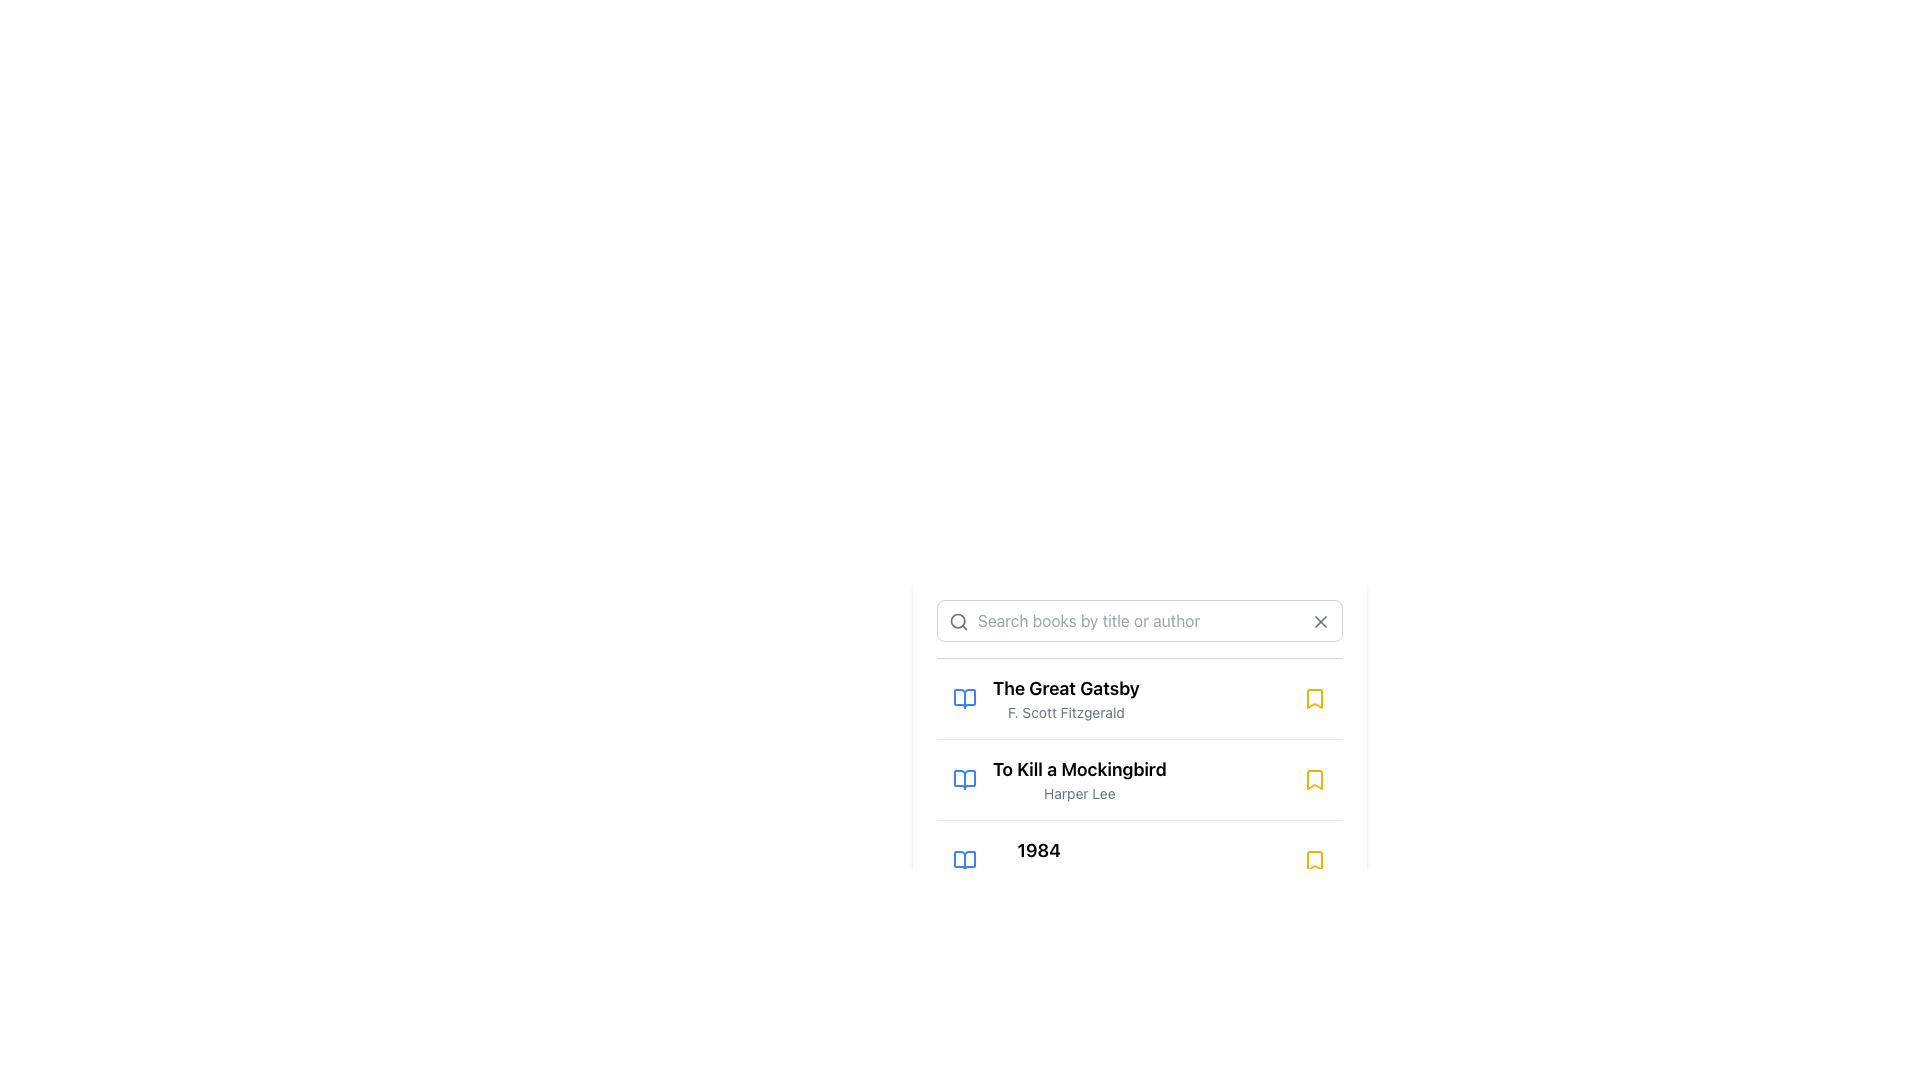 The image size is (1920, 1080). Describe the element at coordinates (1315, 859) in the screenshot. I see `the yellow-colored bookmark icon located to the far right of the entry for the book '1984' by George Orwell` at that location.